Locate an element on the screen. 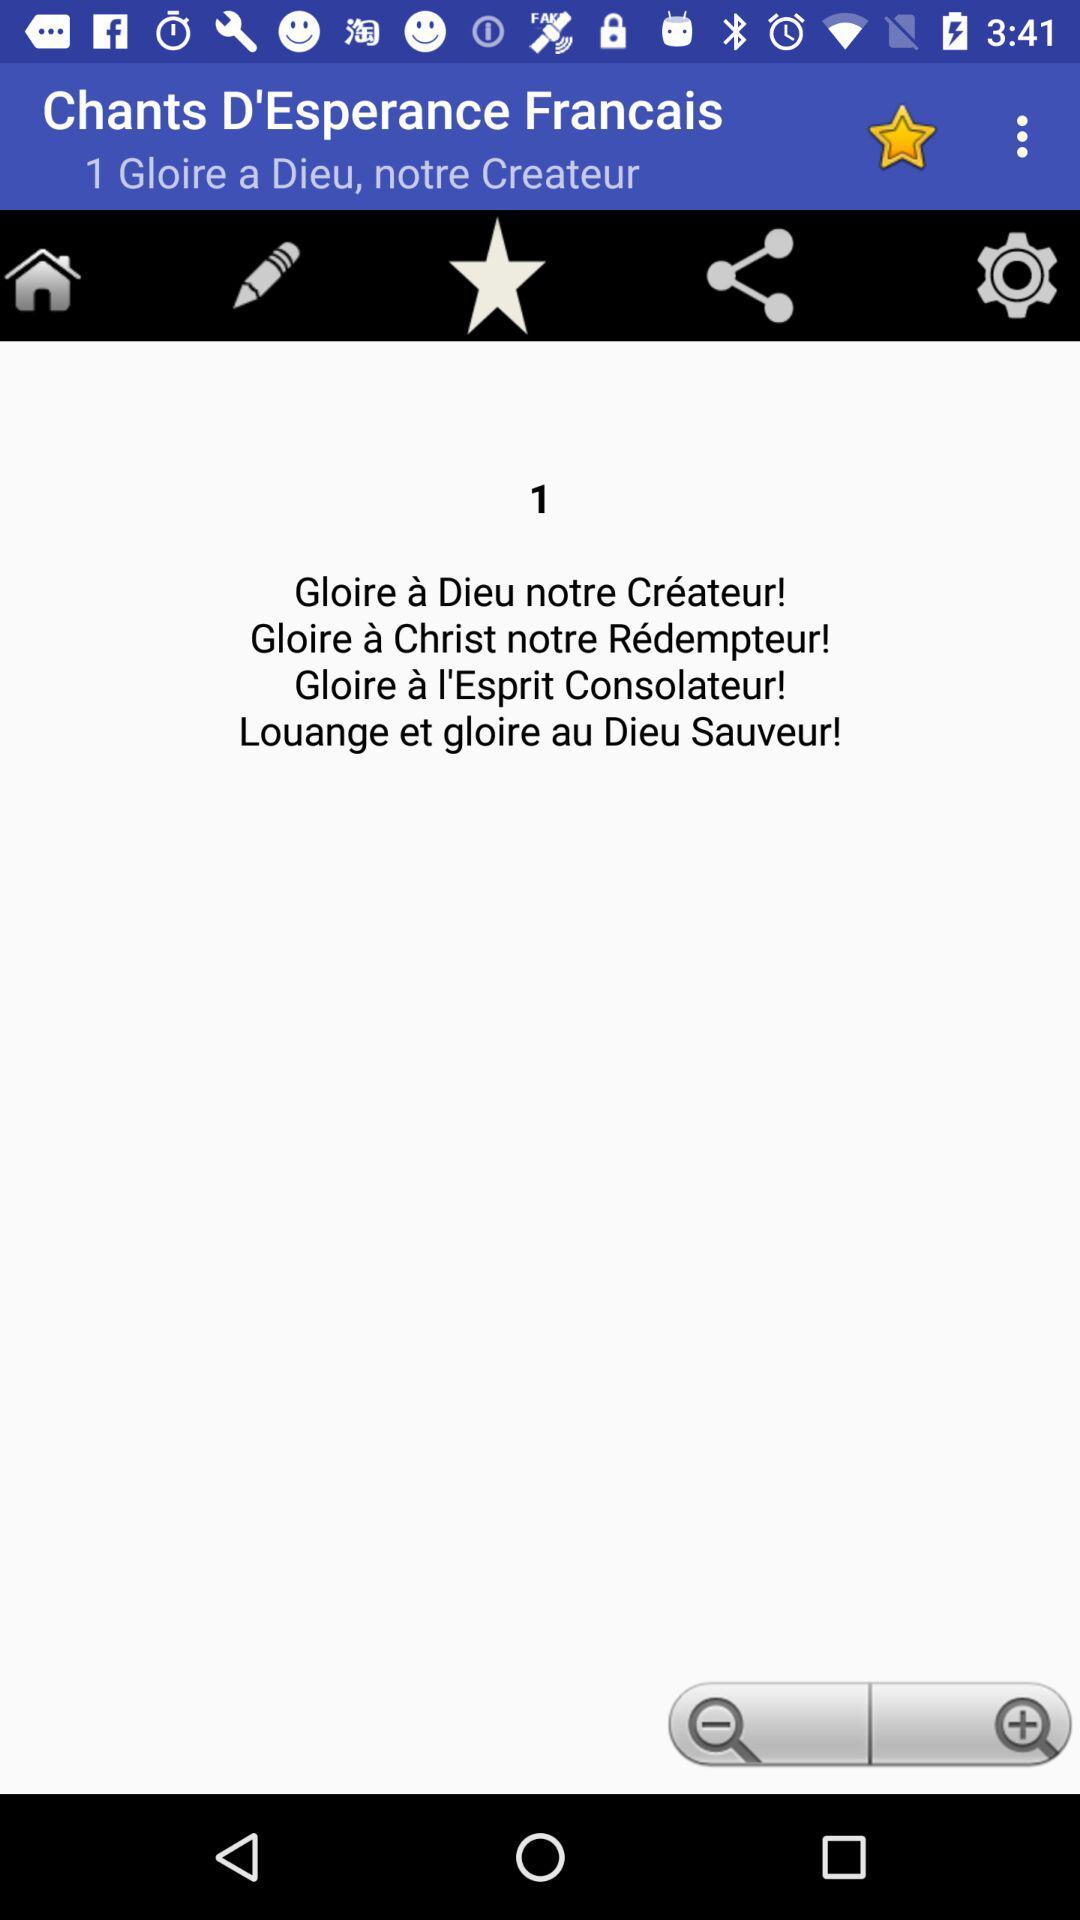 The width and height of the screenshot is (1080, 1920). share contact is located at coordinates (749, 274).